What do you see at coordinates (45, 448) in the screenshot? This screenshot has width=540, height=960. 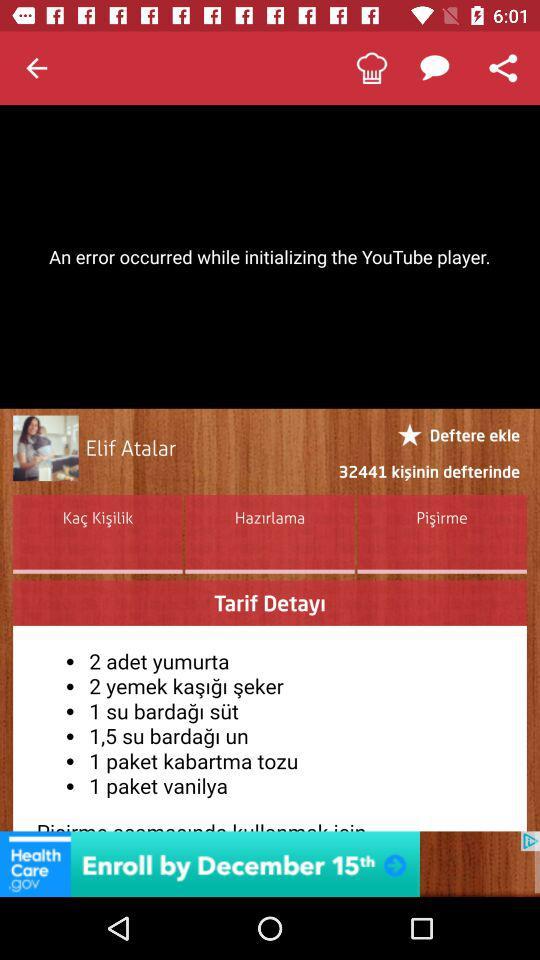 I see `open user profile` at bounding box center [45, 448].